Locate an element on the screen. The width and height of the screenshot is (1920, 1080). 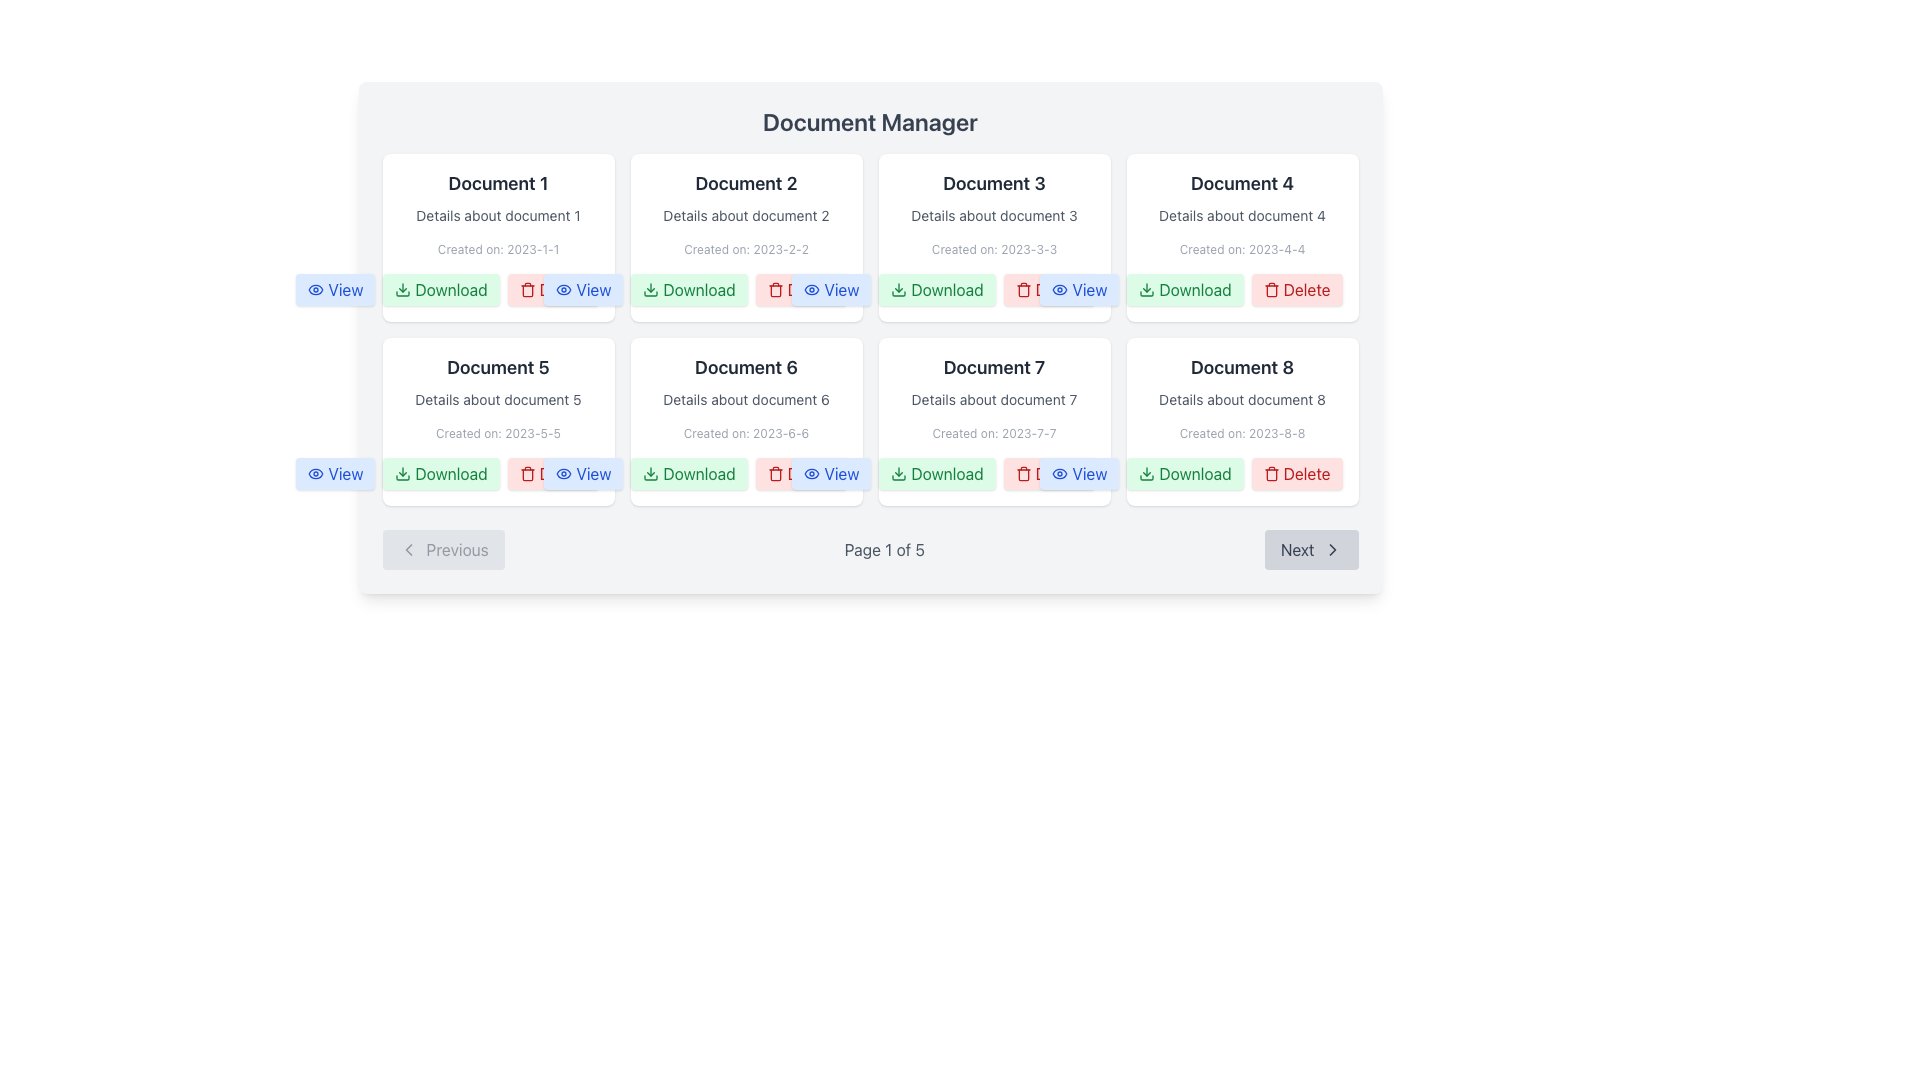
the descriptive text display for the 'Document 3' item in the Document Manager grid, located in the third column of the first row is located at coordinates (994, 216).